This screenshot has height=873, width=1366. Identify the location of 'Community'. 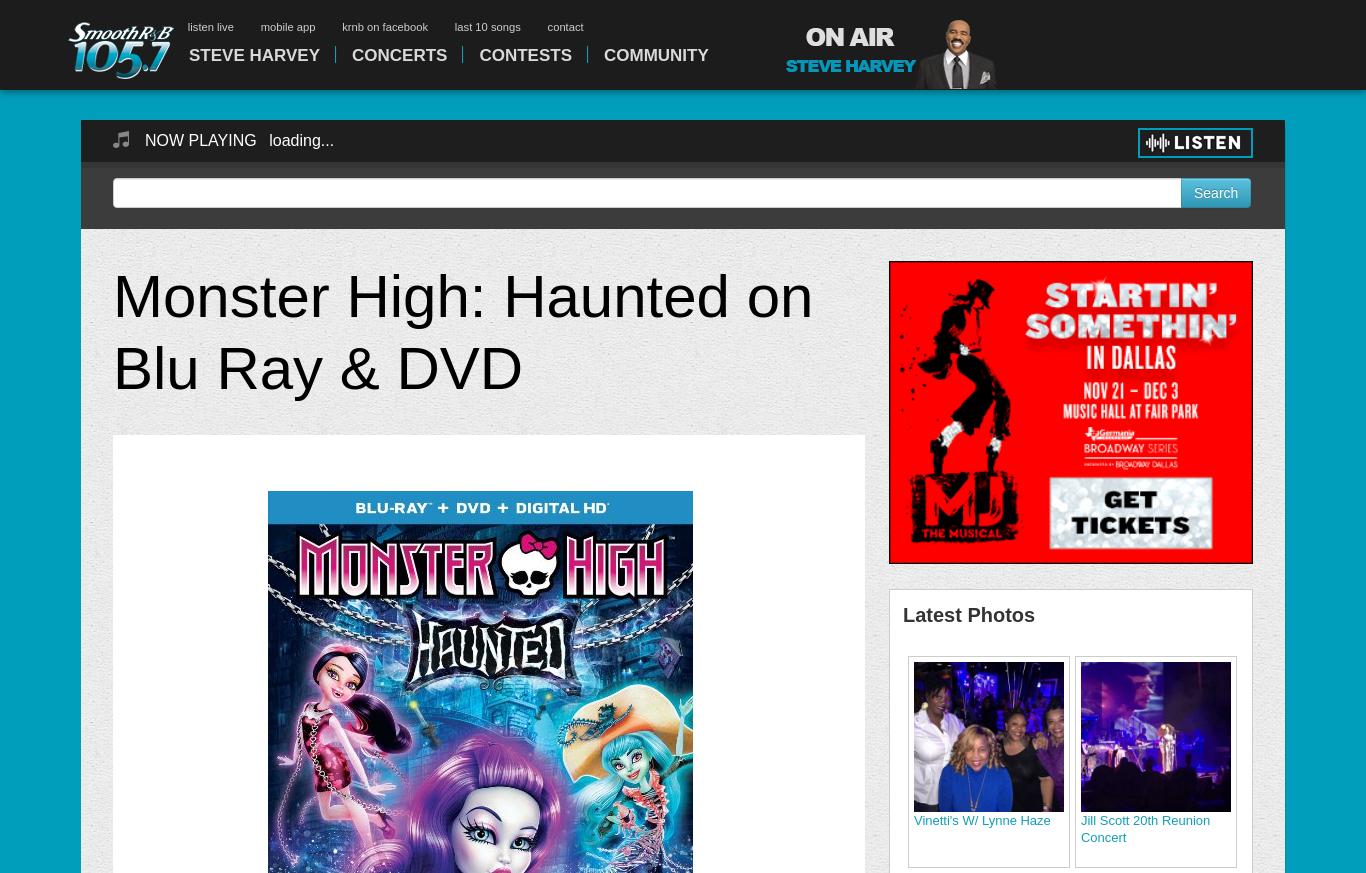
(601, 54).